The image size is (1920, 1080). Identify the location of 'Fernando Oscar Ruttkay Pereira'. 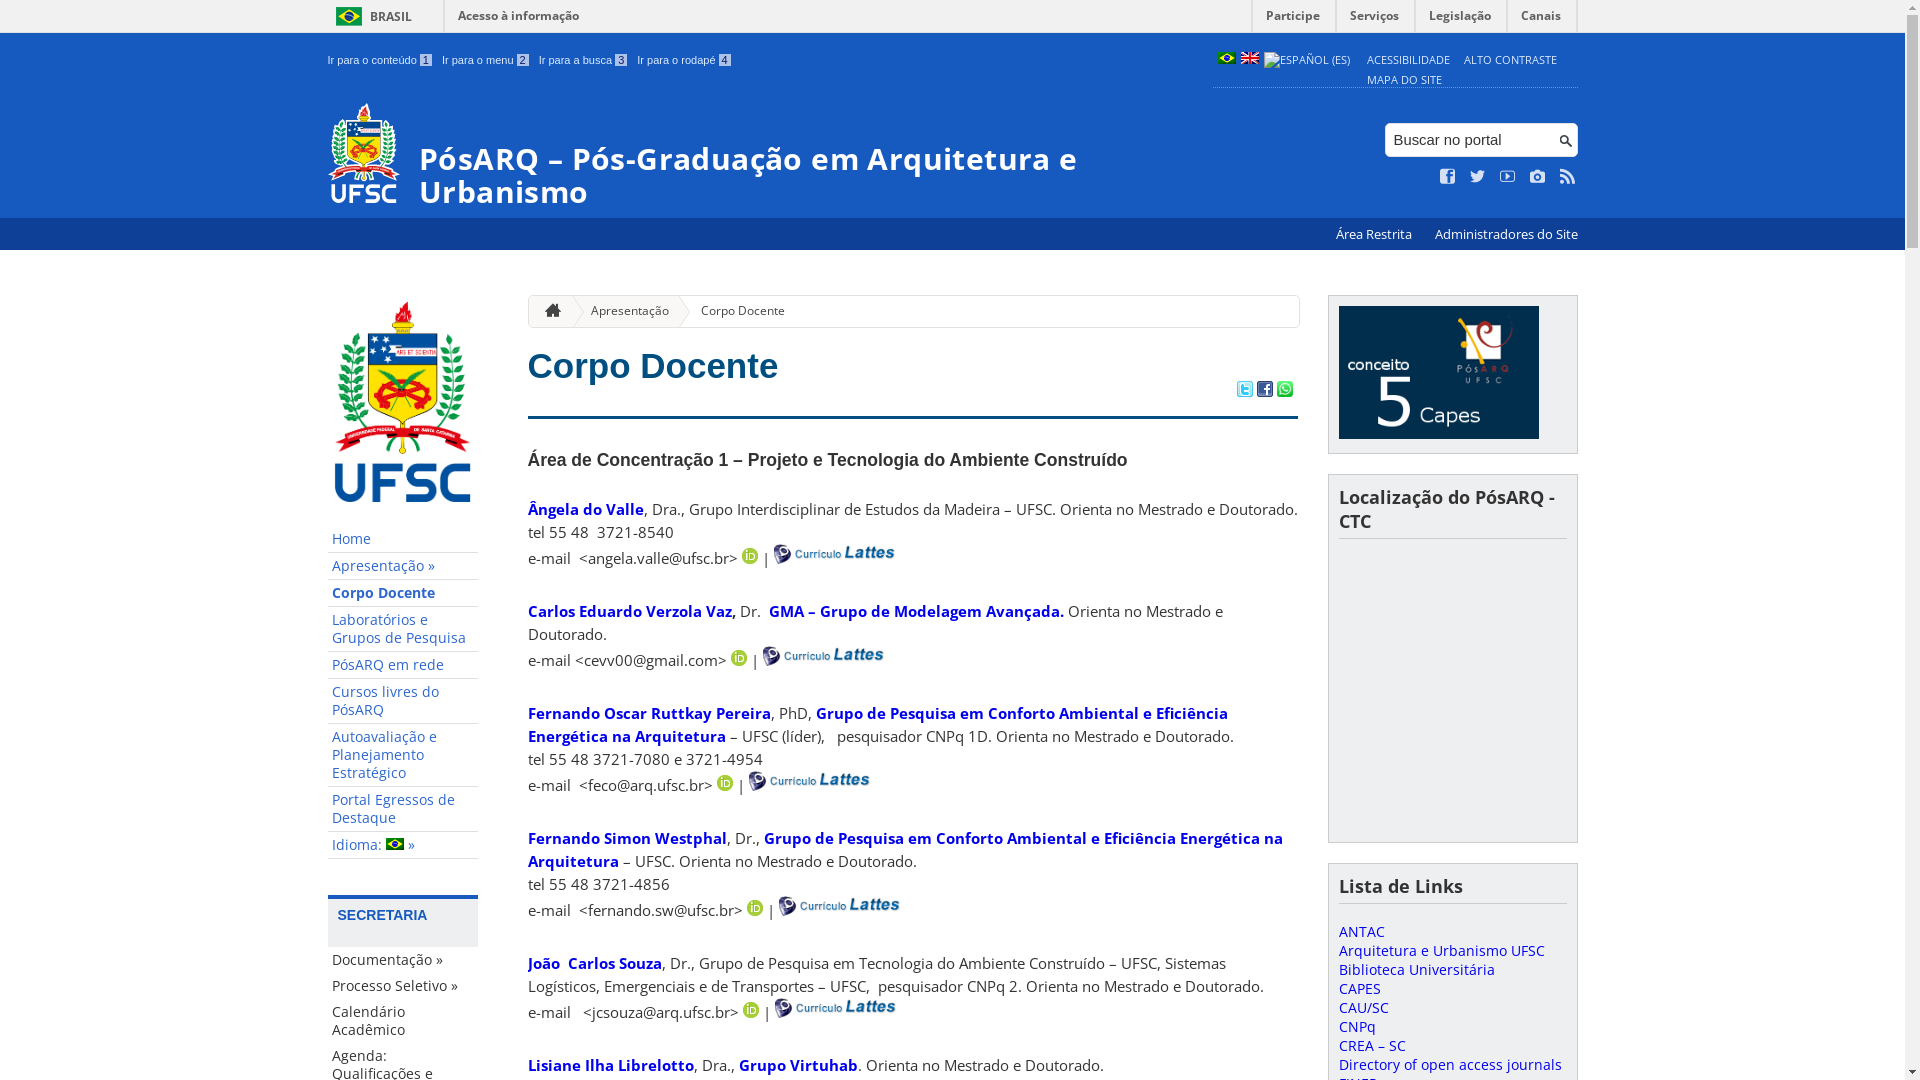
(649, 712).